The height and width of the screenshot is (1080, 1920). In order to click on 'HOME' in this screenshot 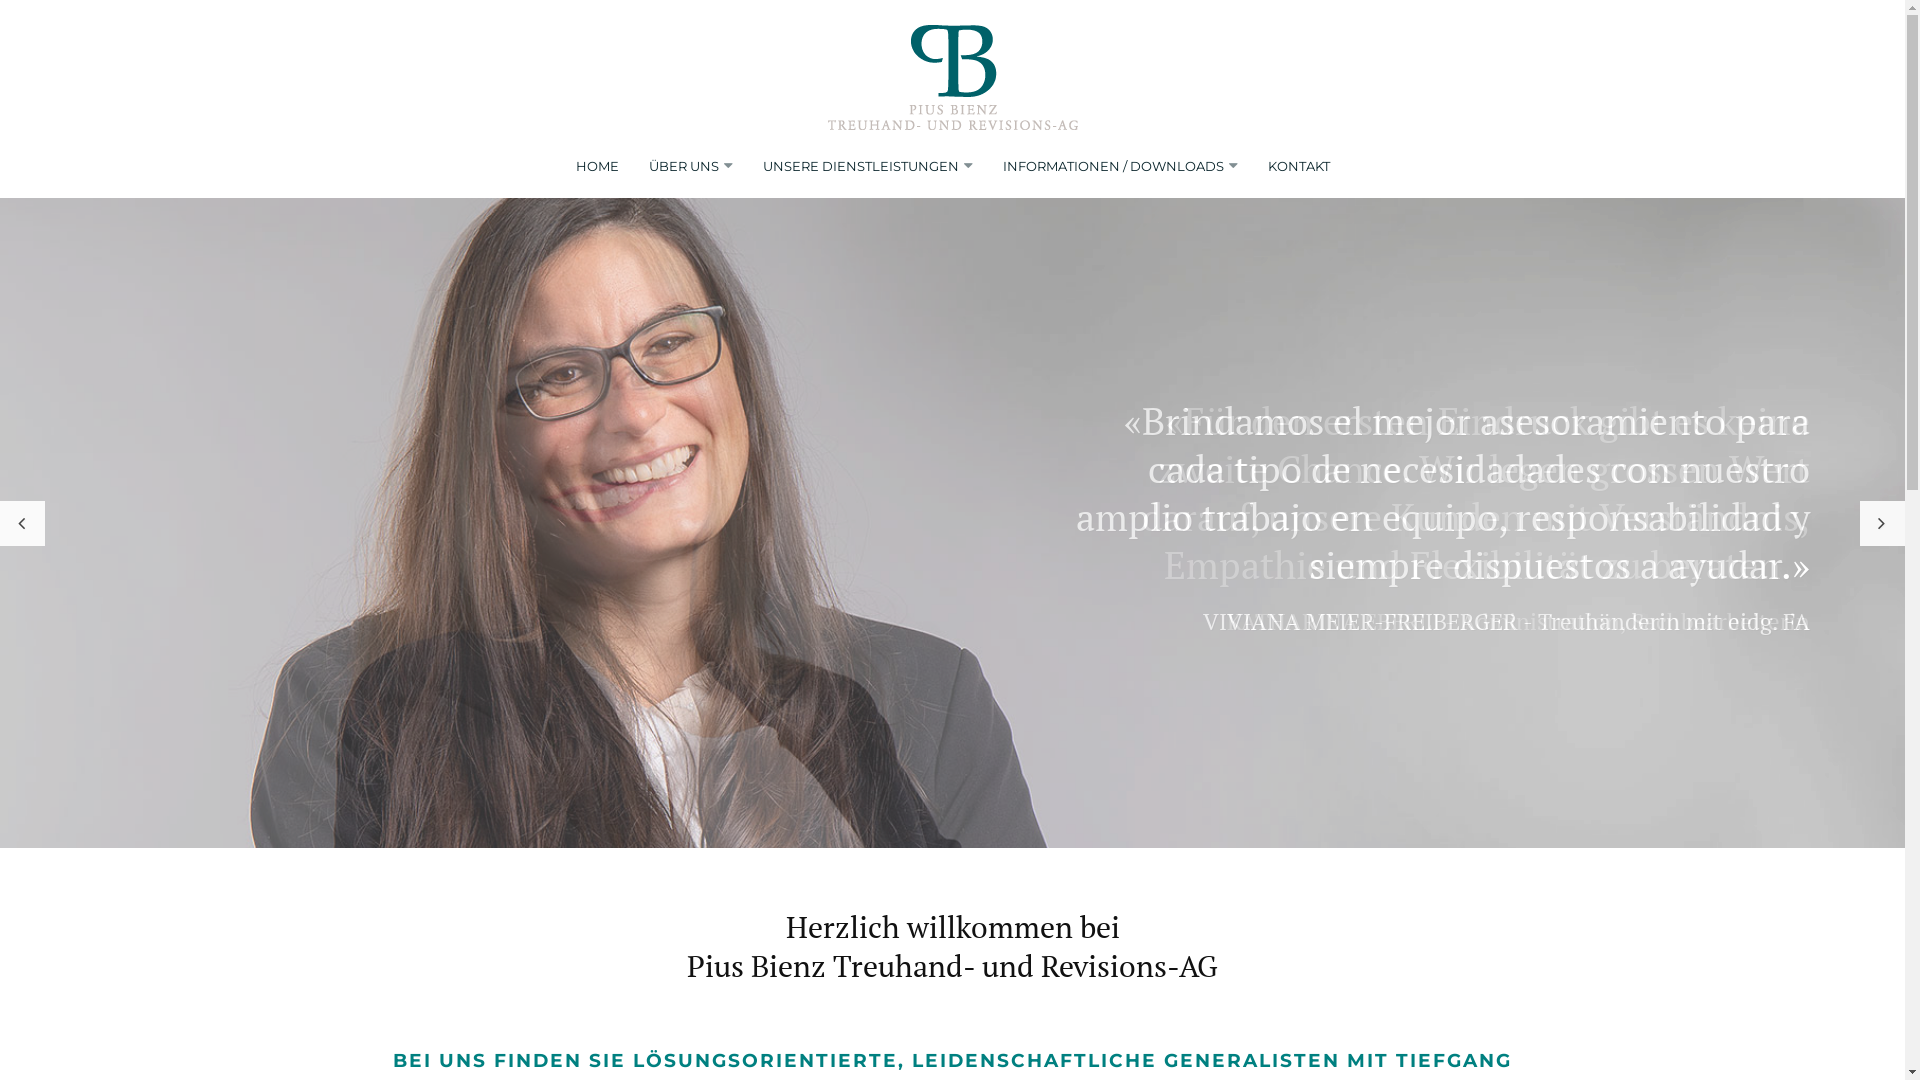, I will do `click(596, 164)`.